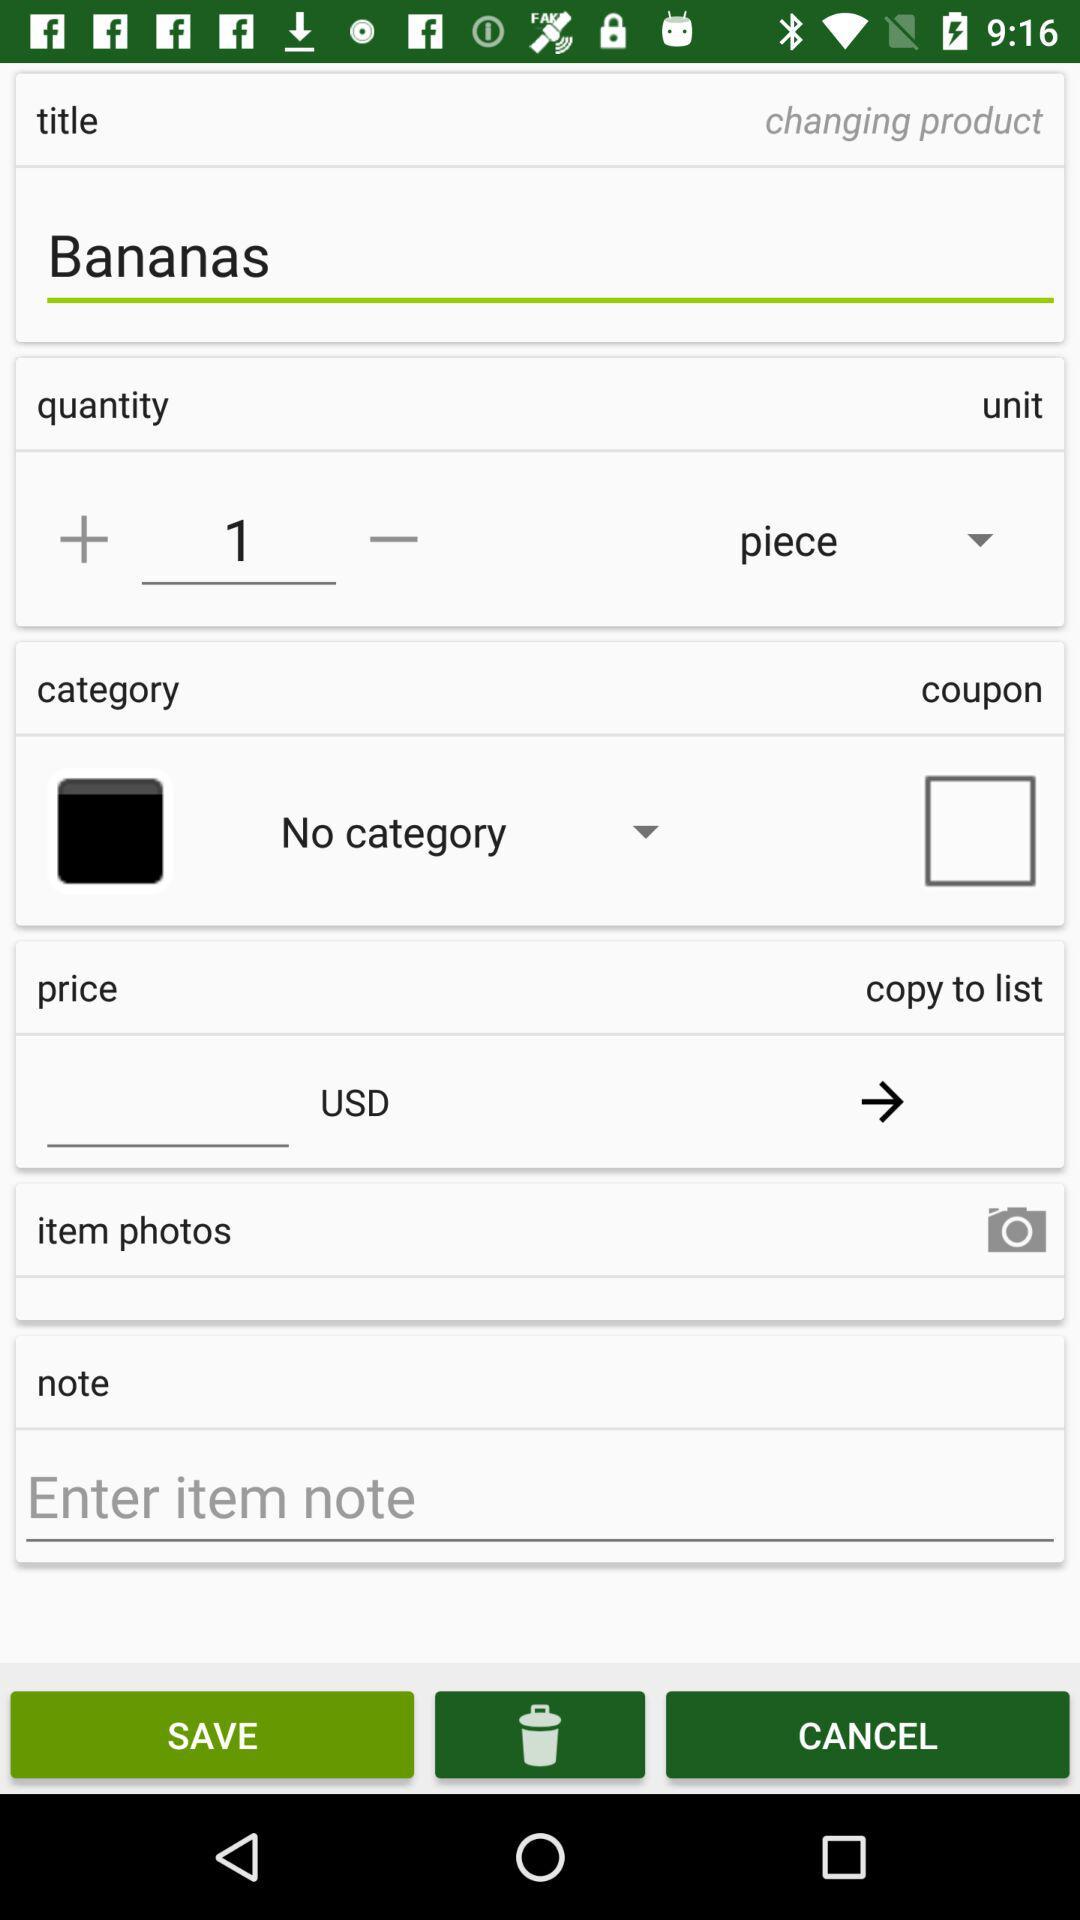 The height and width of the screenshot is (1920, 1080). I want to click on item at the bottom left corner, so click(212, 1733).